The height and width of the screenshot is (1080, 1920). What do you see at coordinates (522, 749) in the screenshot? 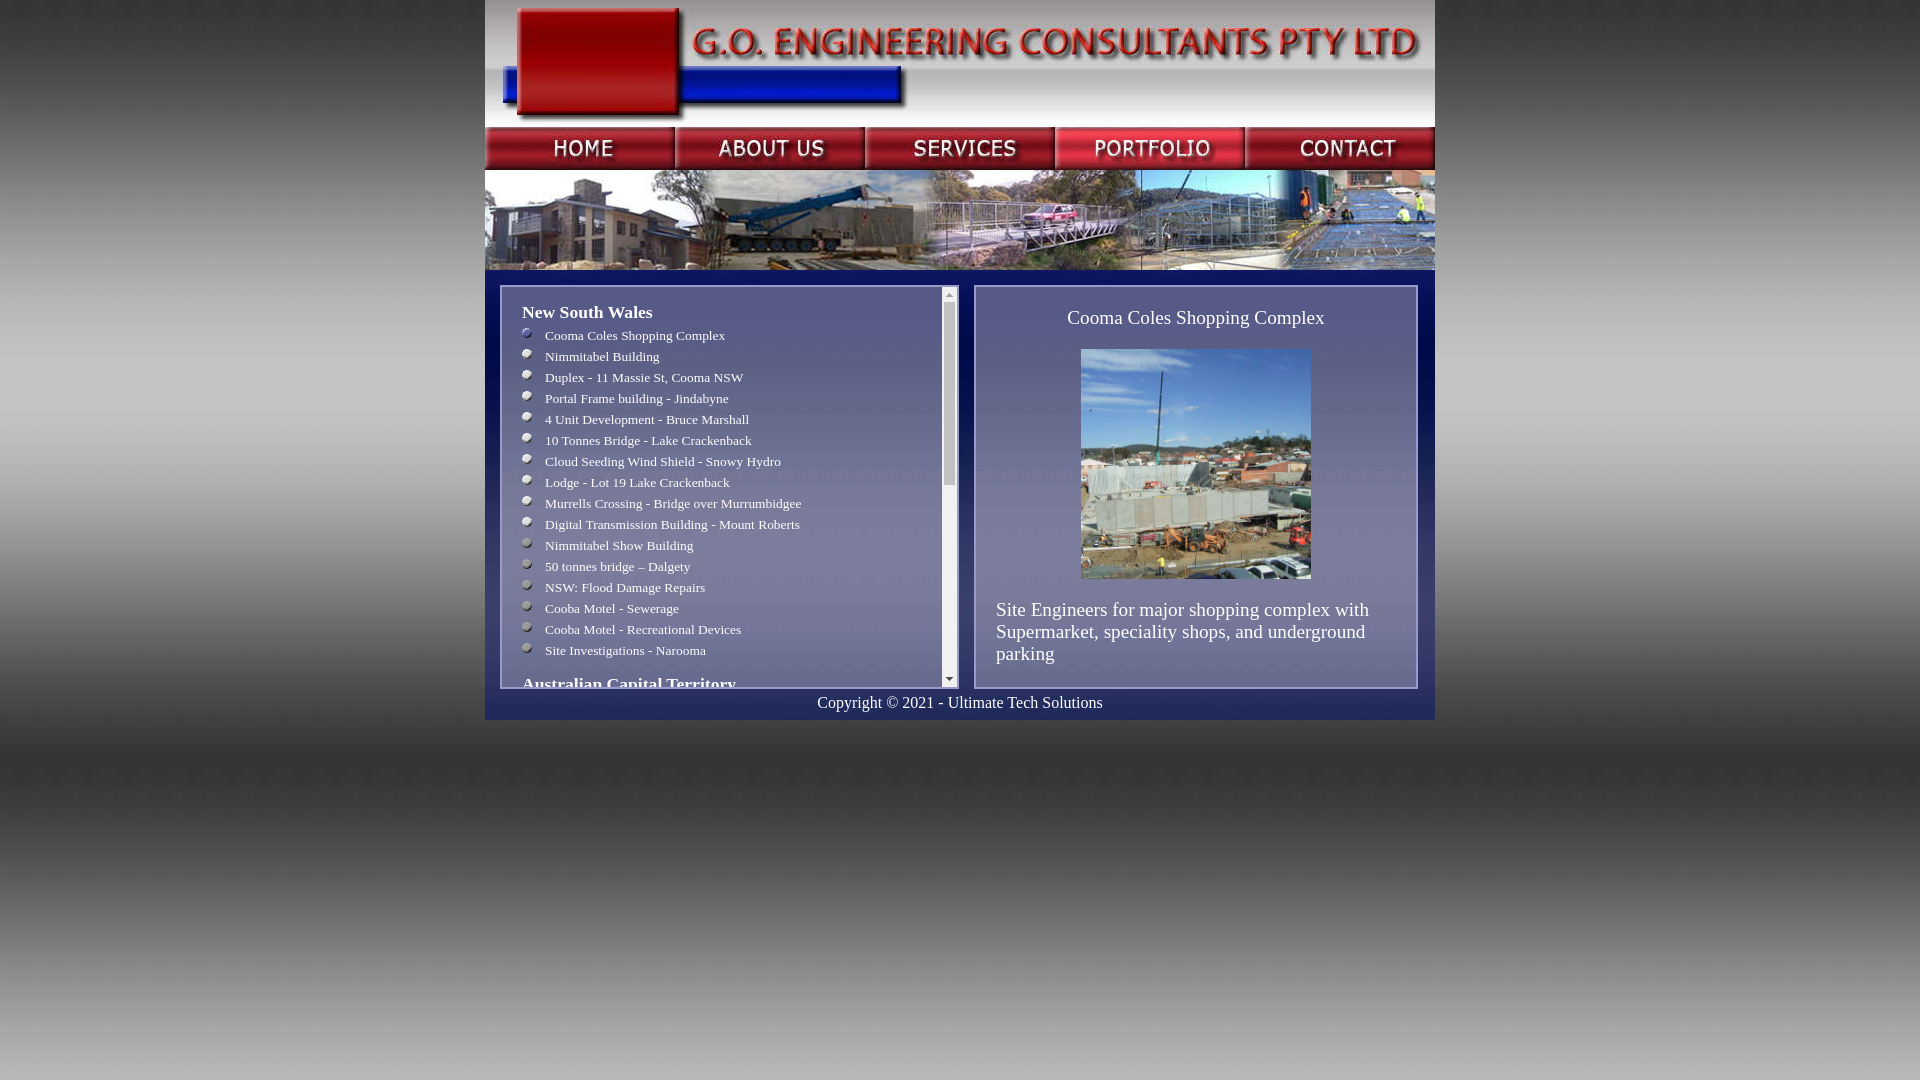
I see `'Institution Garbage Storage Facilities'` at bounding box center [522, 749].